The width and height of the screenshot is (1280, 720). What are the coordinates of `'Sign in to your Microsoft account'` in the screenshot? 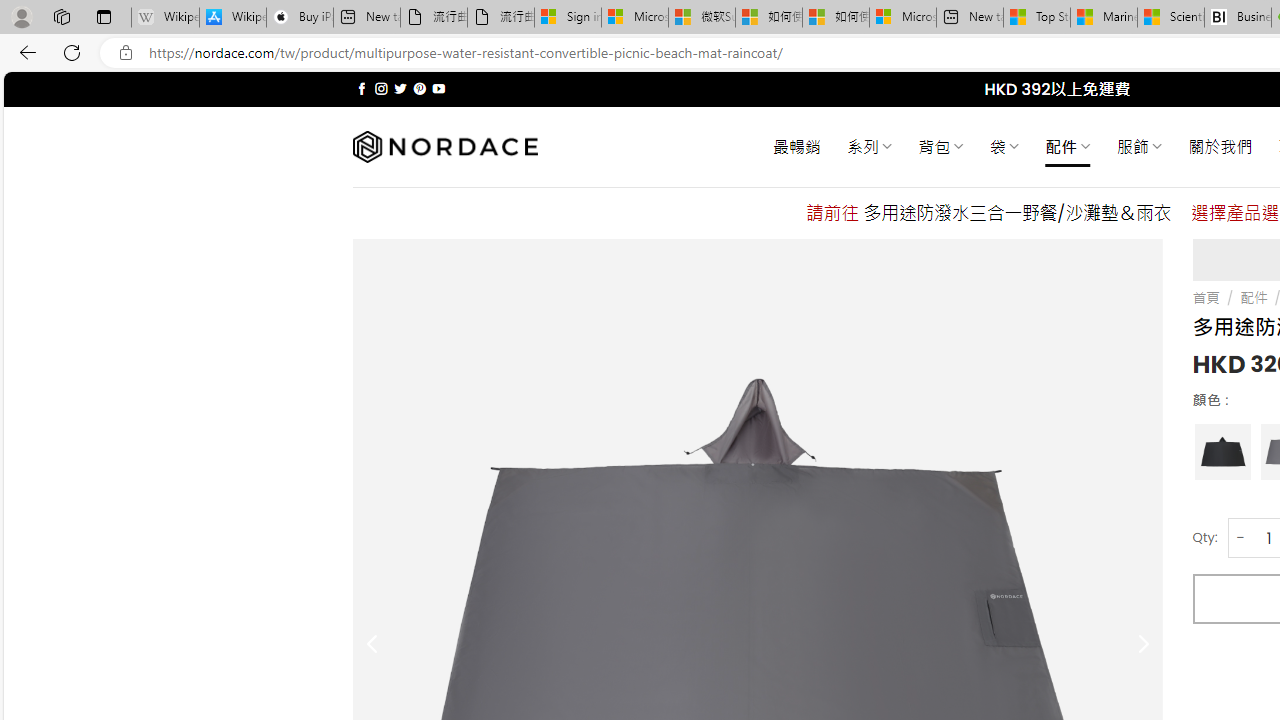 It's located at (567, 17).